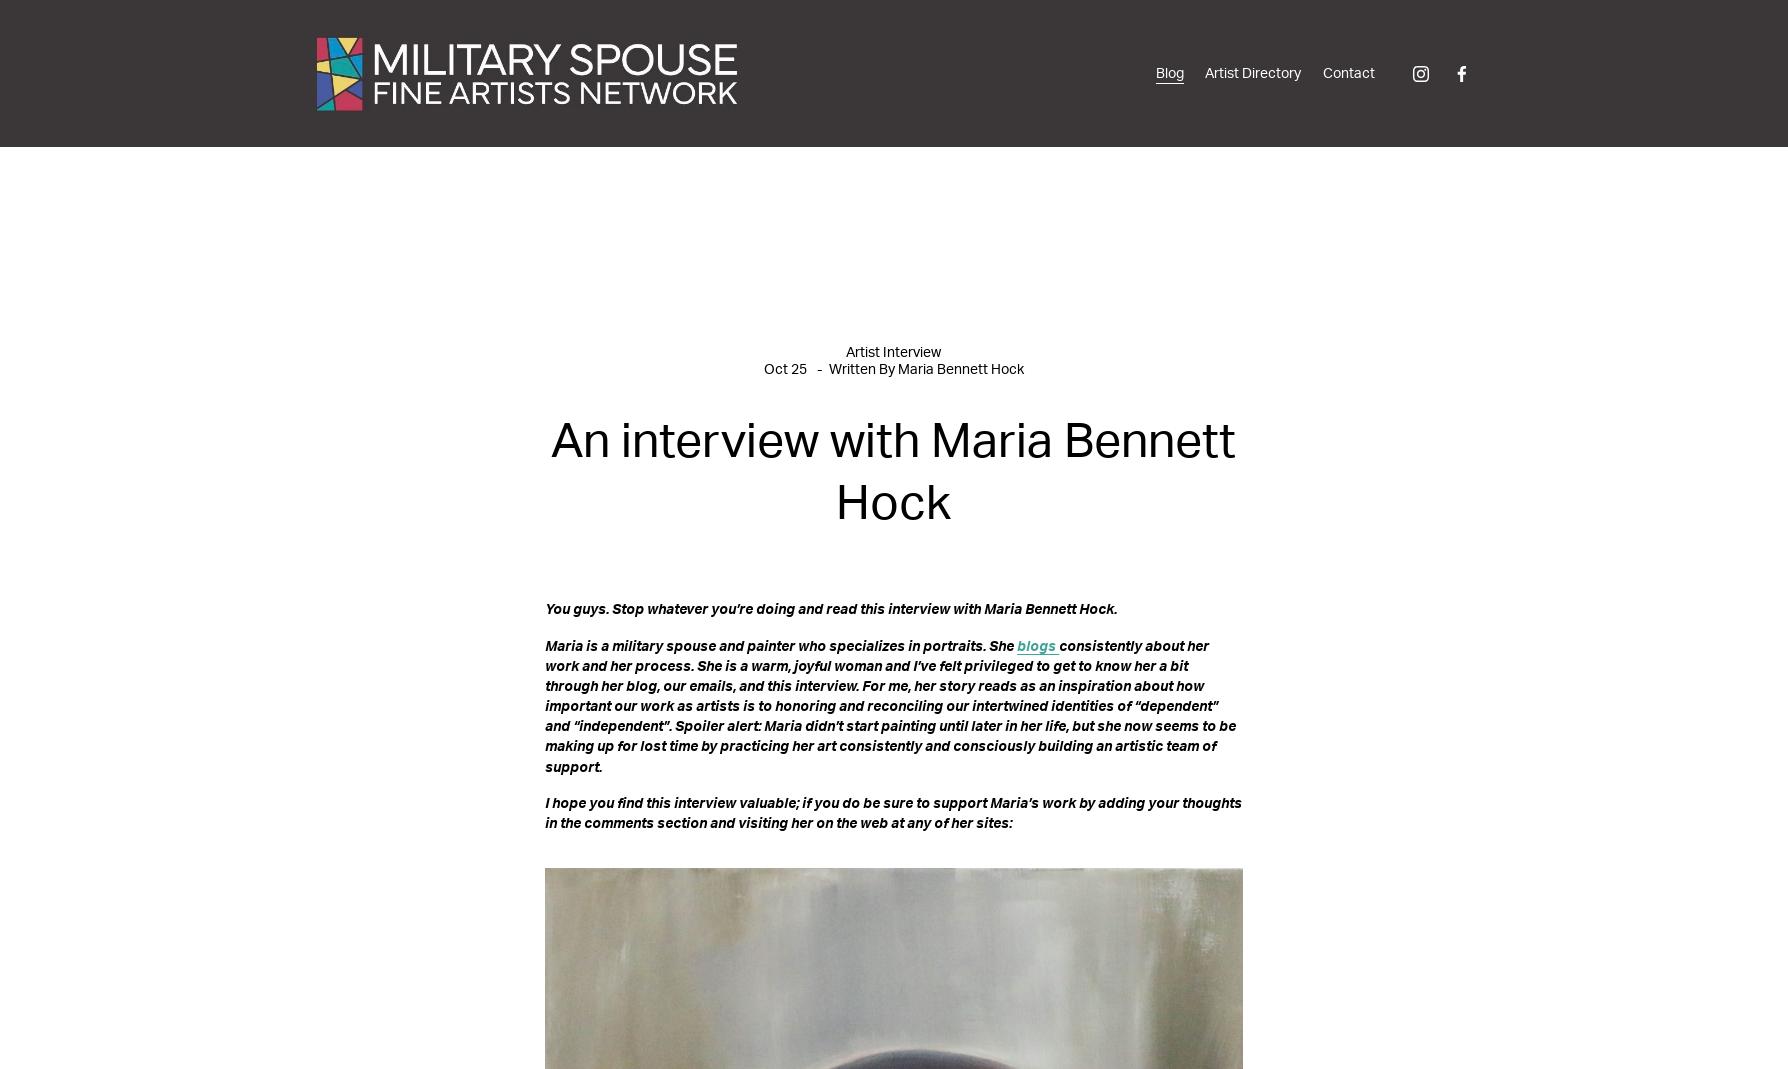  I want to click on 'Oct 25', so click(783, 369).